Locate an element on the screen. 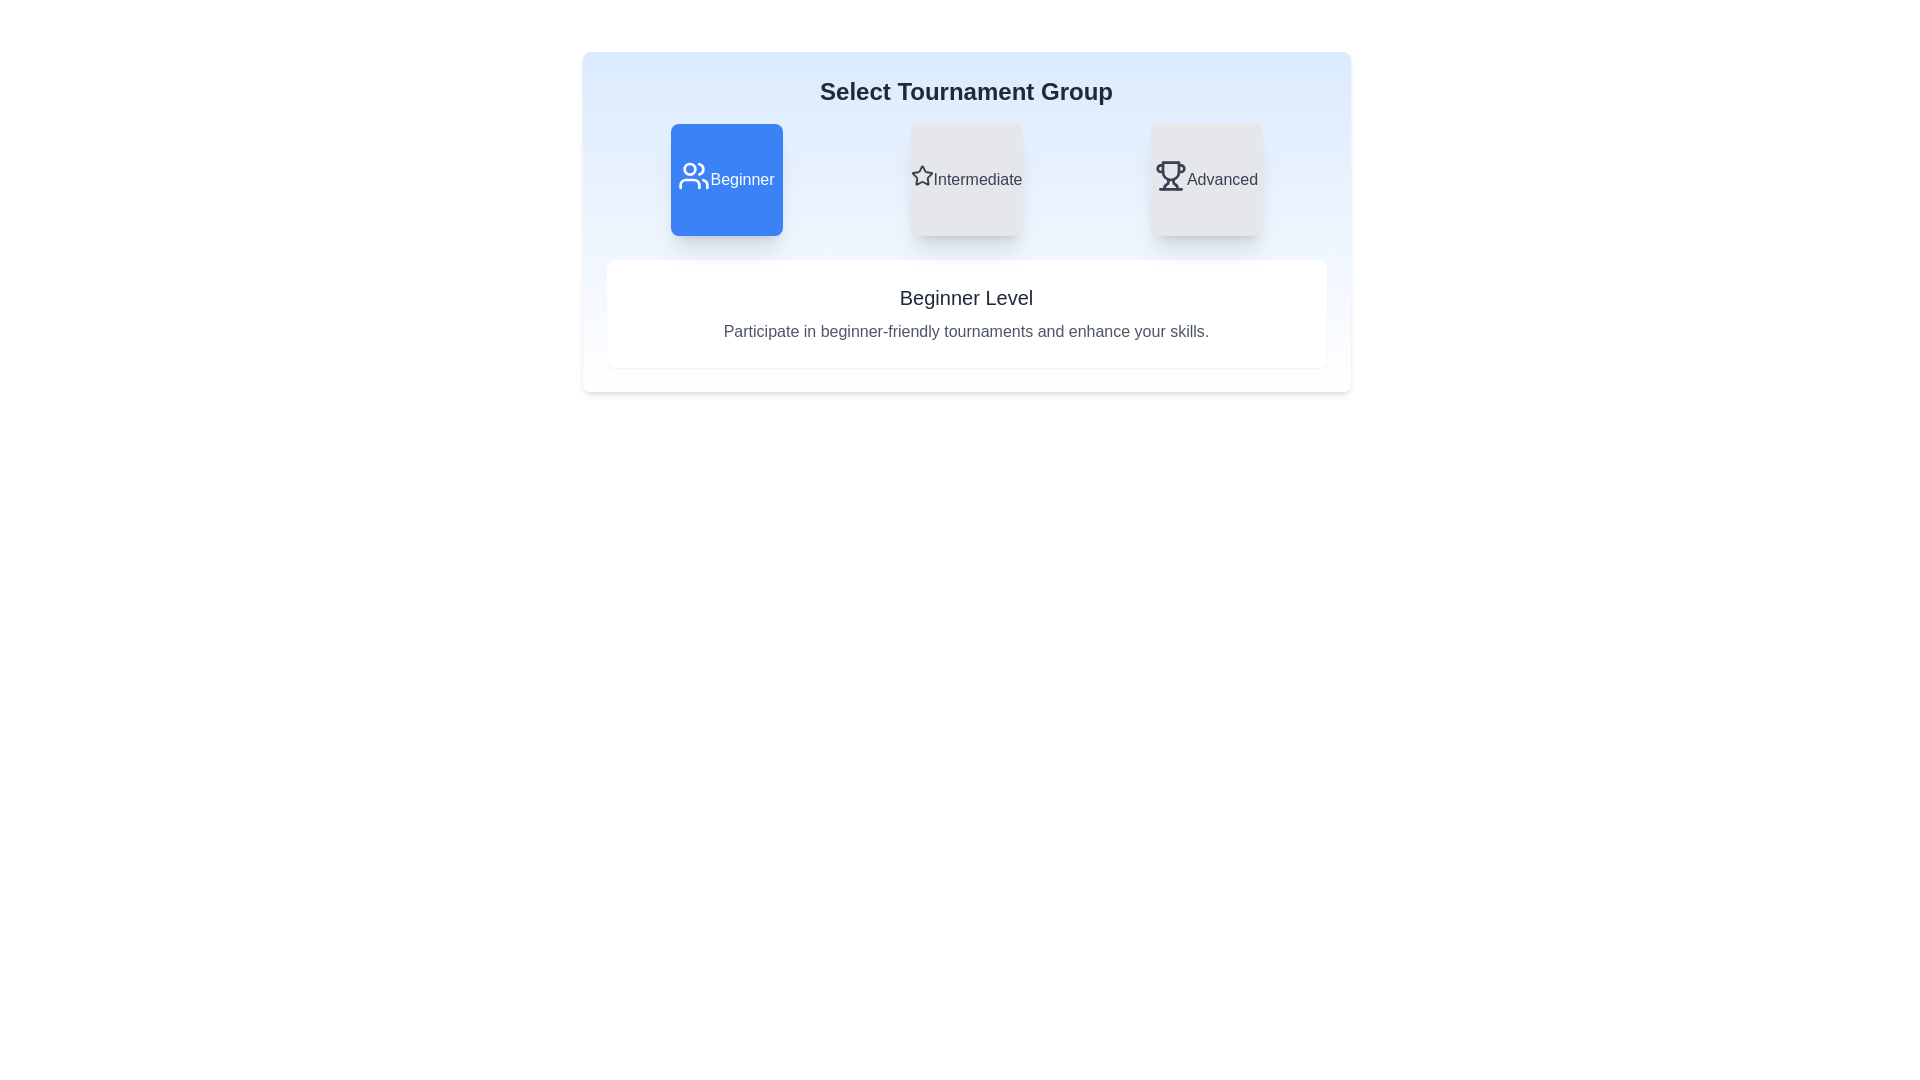 The image size is (1920, 1080). the star-shaped icon outlined design that is centrally placed within the grey square card labeled 'Intermediate' is located at coordinates (920, 175).